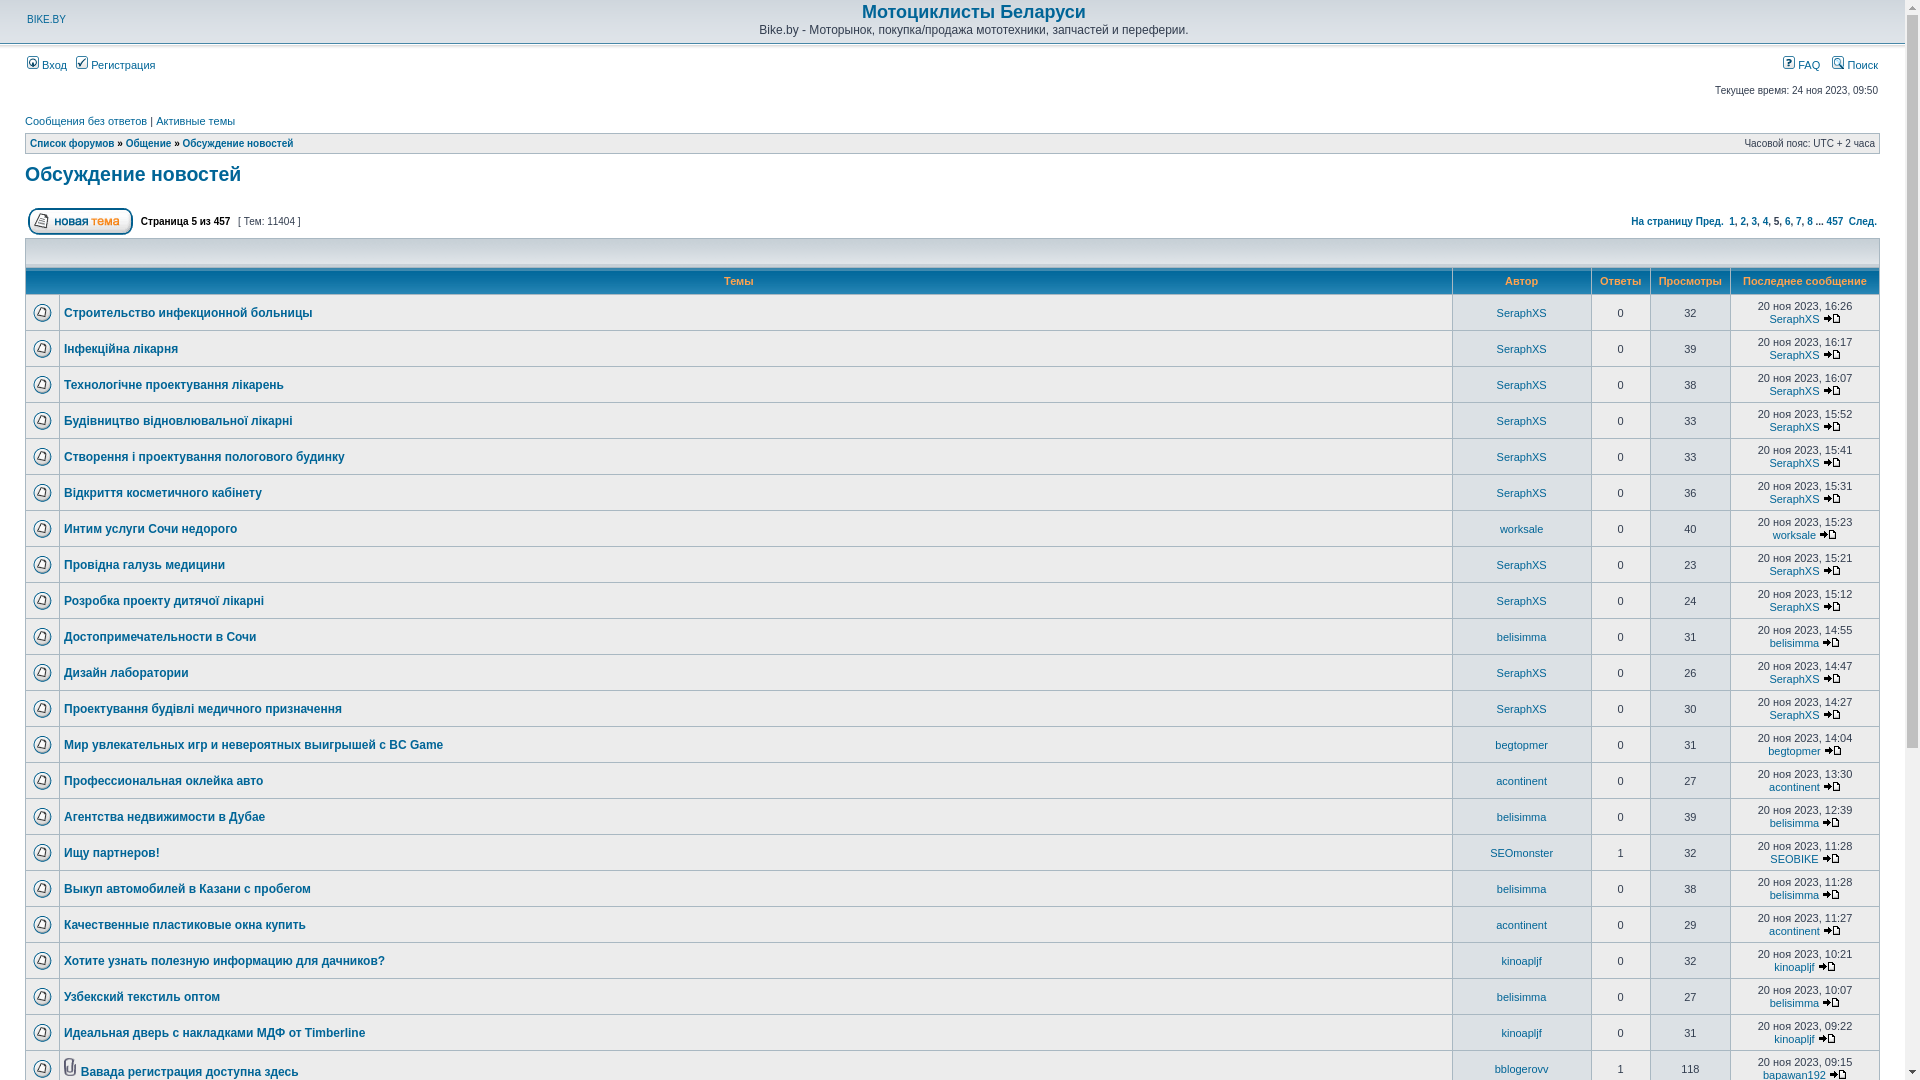 The width and height of the screenshot is (1920, 1080). I want to click on '7', so click(1799, 221).